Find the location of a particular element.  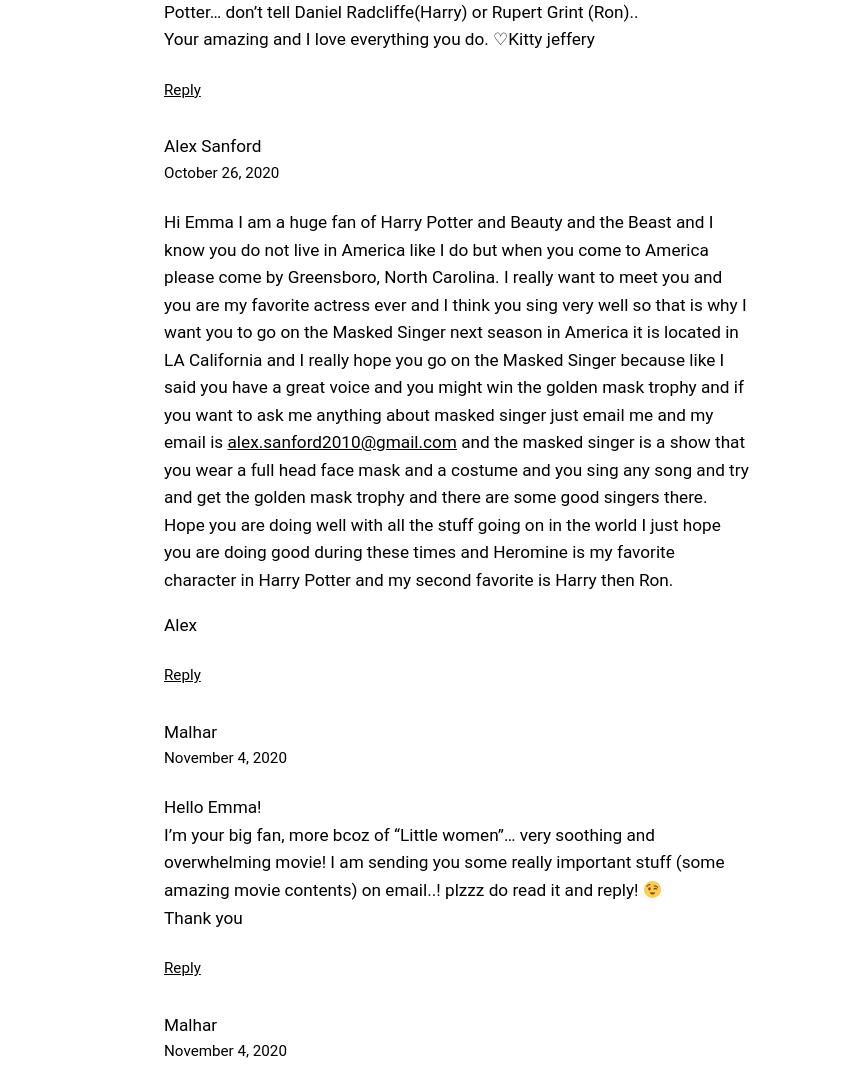

'Alex' is located at coordinates (179, 623).